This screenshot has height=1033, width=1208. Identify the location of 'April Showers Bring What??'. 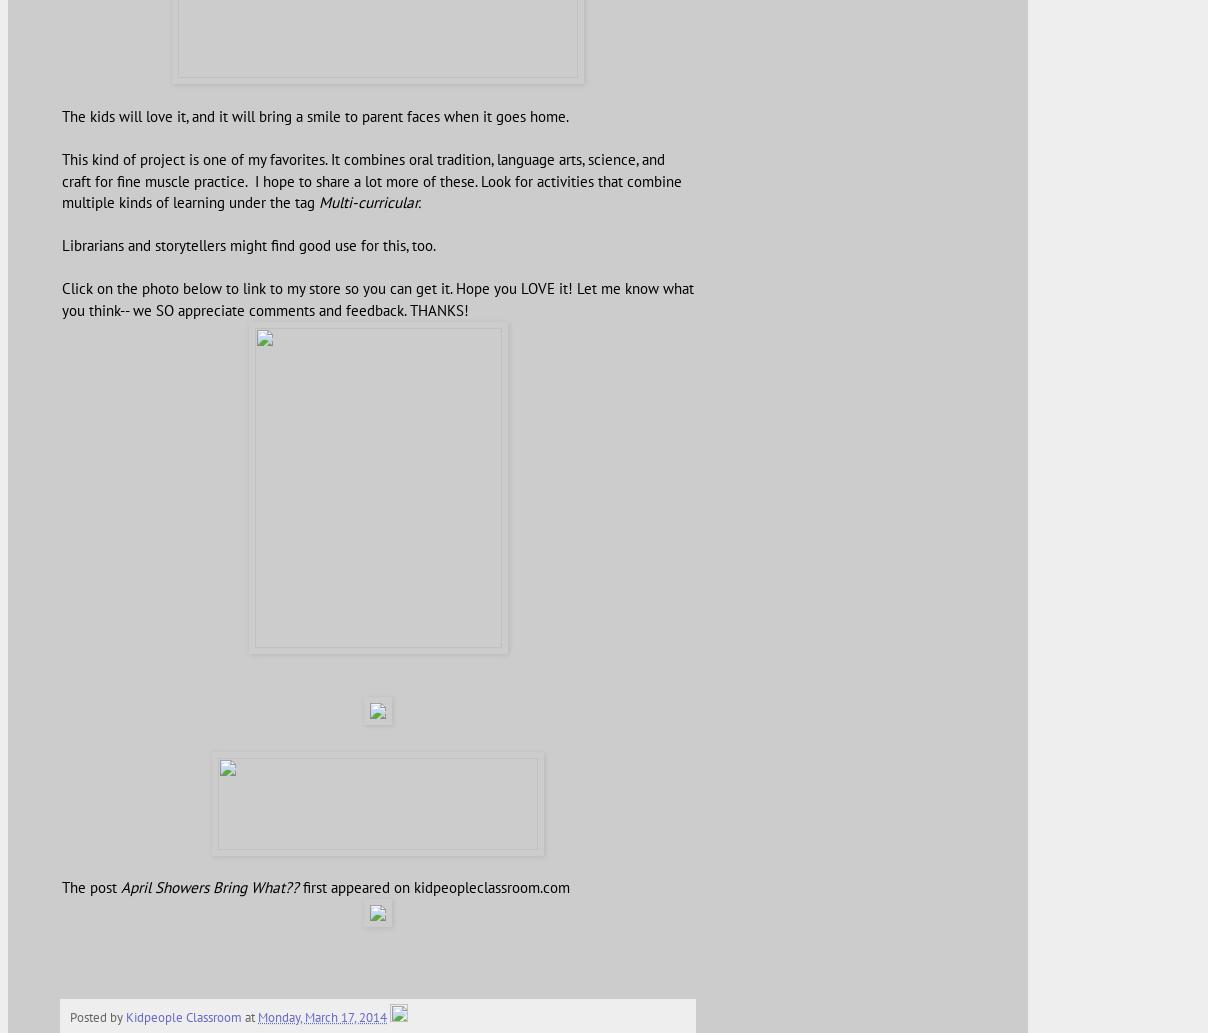
(209, 886).